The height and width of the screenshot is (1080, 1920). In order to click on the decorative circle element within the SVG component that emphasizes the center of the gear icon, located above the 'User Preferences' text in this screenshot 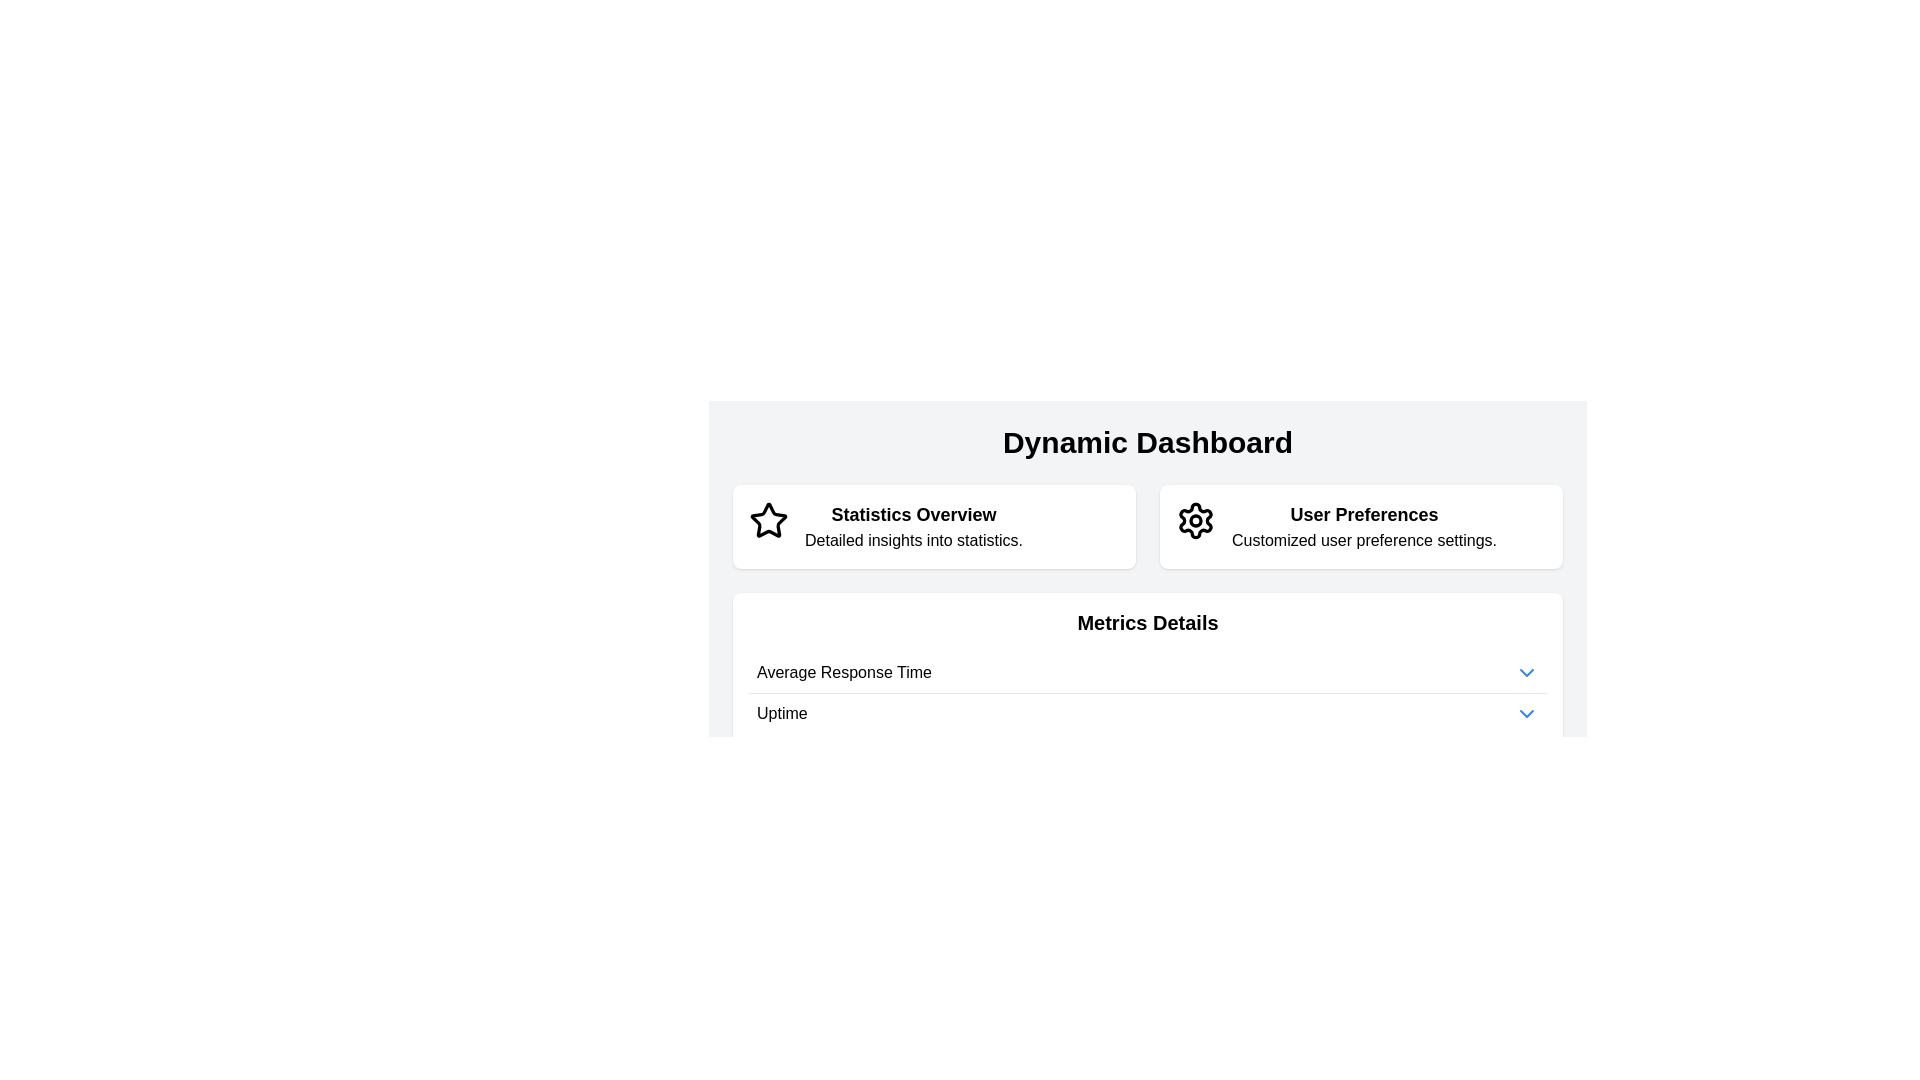, I will do `click(1195, 519)`.